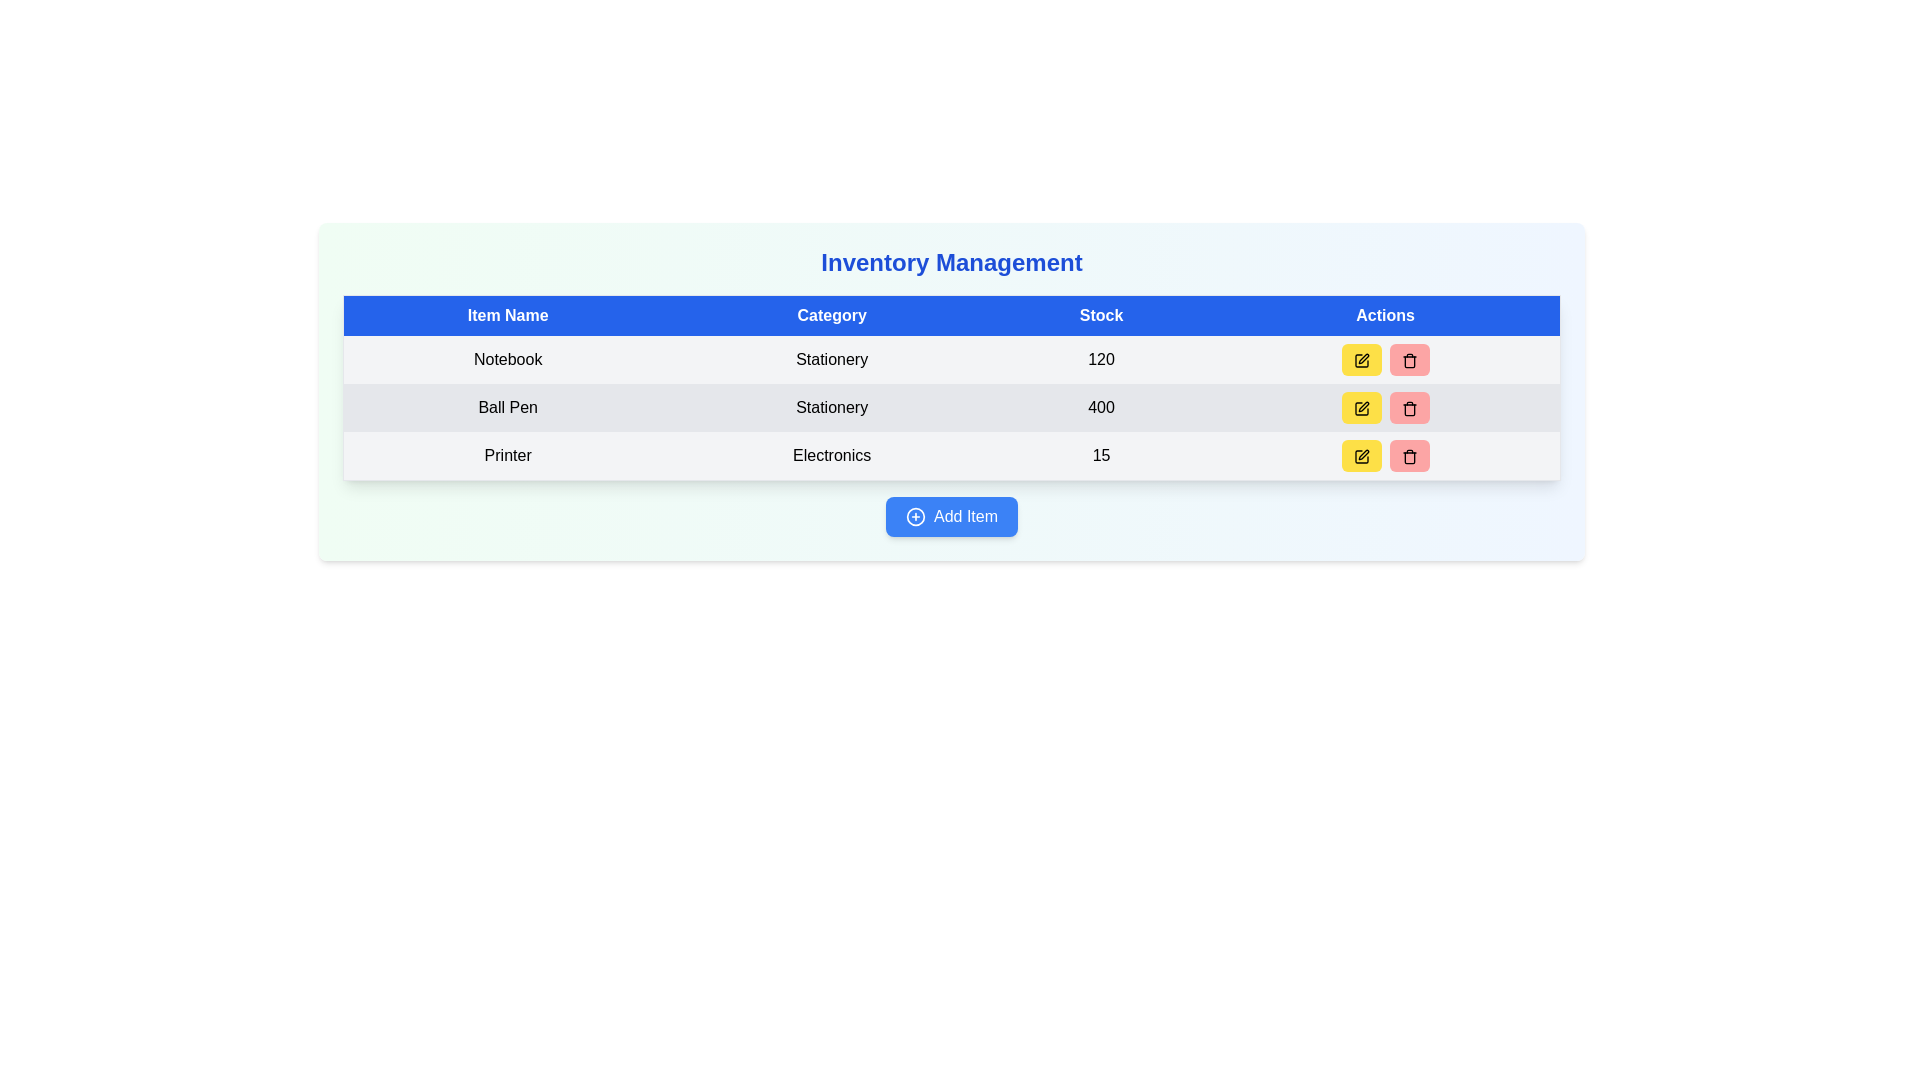  What do you see at coordinates (1360, 358) in the screenshot?
I see `the yellow button with a black pen icon located in the actions column of the first row of the table to initiate editing` at bounding box center [1360, 358].